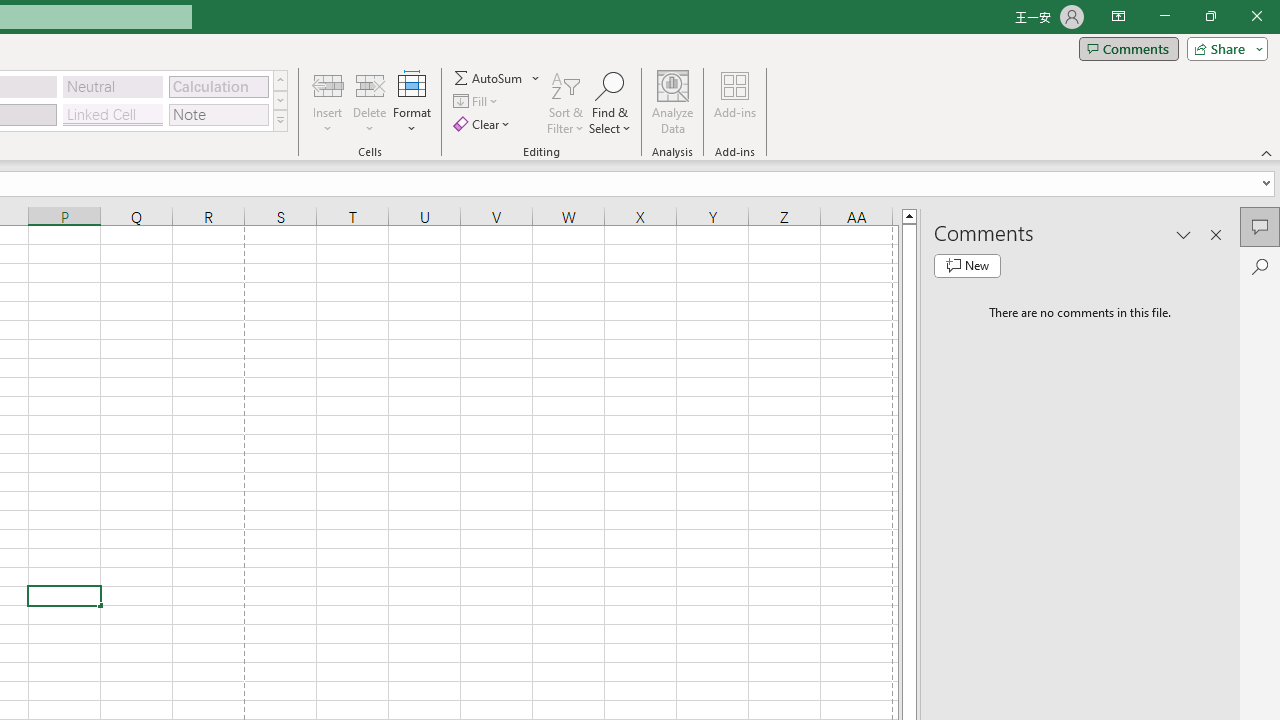  What do you see at coordinates (279, 100) in the screenshot?
I see `'Row Down'` at bounding box center [279, 100].